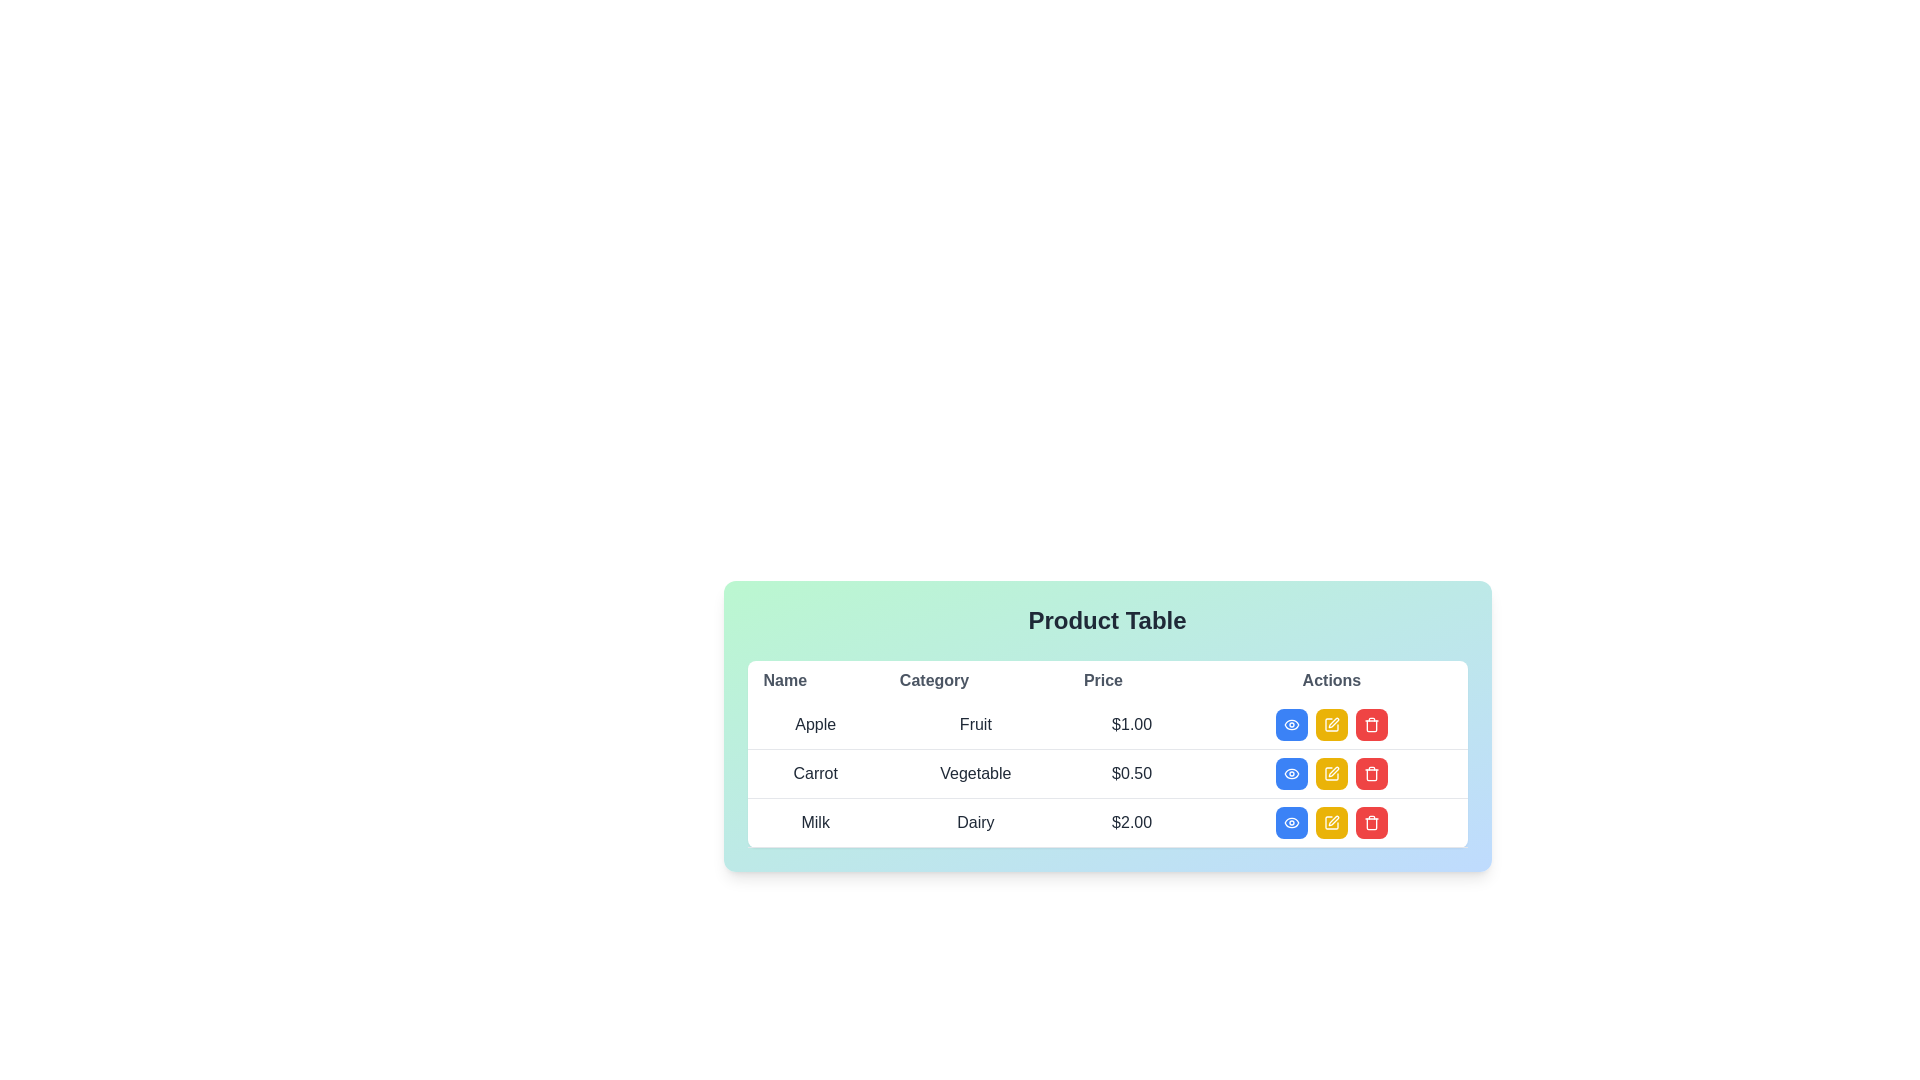  I want to click on the red square delete button with a trash can icon located in the last column of the second row of the actions section, so click(1370, 773).